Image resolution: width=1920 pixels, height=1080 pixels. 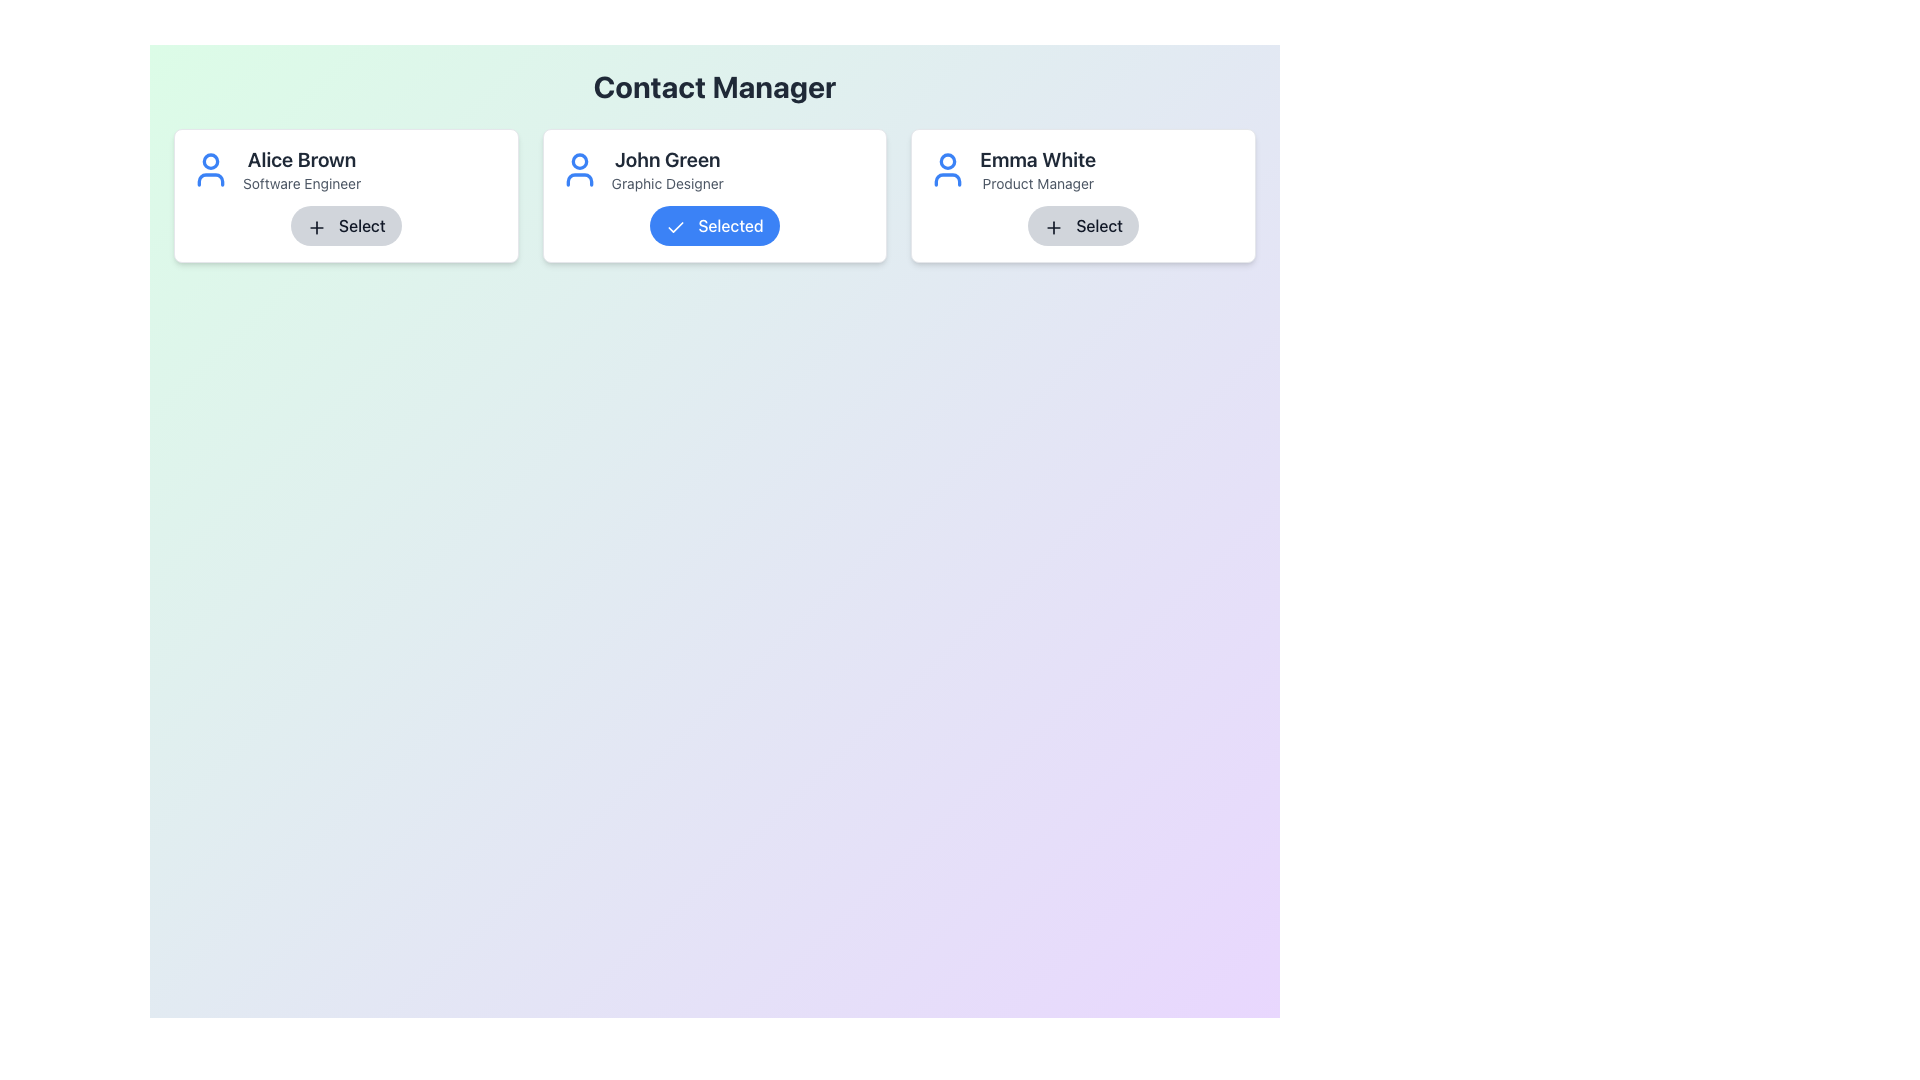 What do you see at coordinates (947, 180) in the screenshot?
I see `the decorative graphical vector component located beneath the head in the user profile icon for 'Emma White, Product Manager'` at bounding box center [947, 180].